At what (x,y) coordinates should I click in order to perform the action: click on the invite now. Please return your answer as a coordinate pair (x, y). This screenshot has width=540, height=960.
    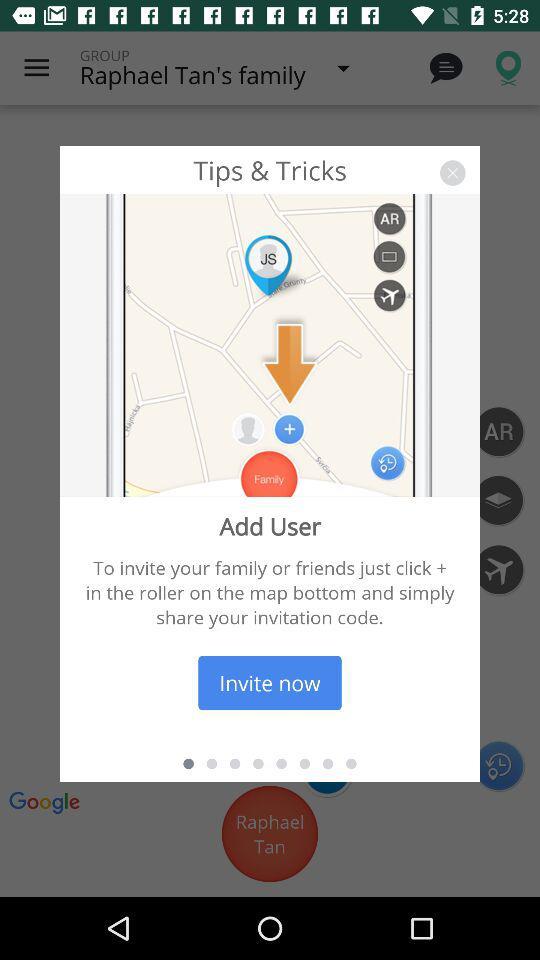
    Looking at the image, I should click on (270, 683).